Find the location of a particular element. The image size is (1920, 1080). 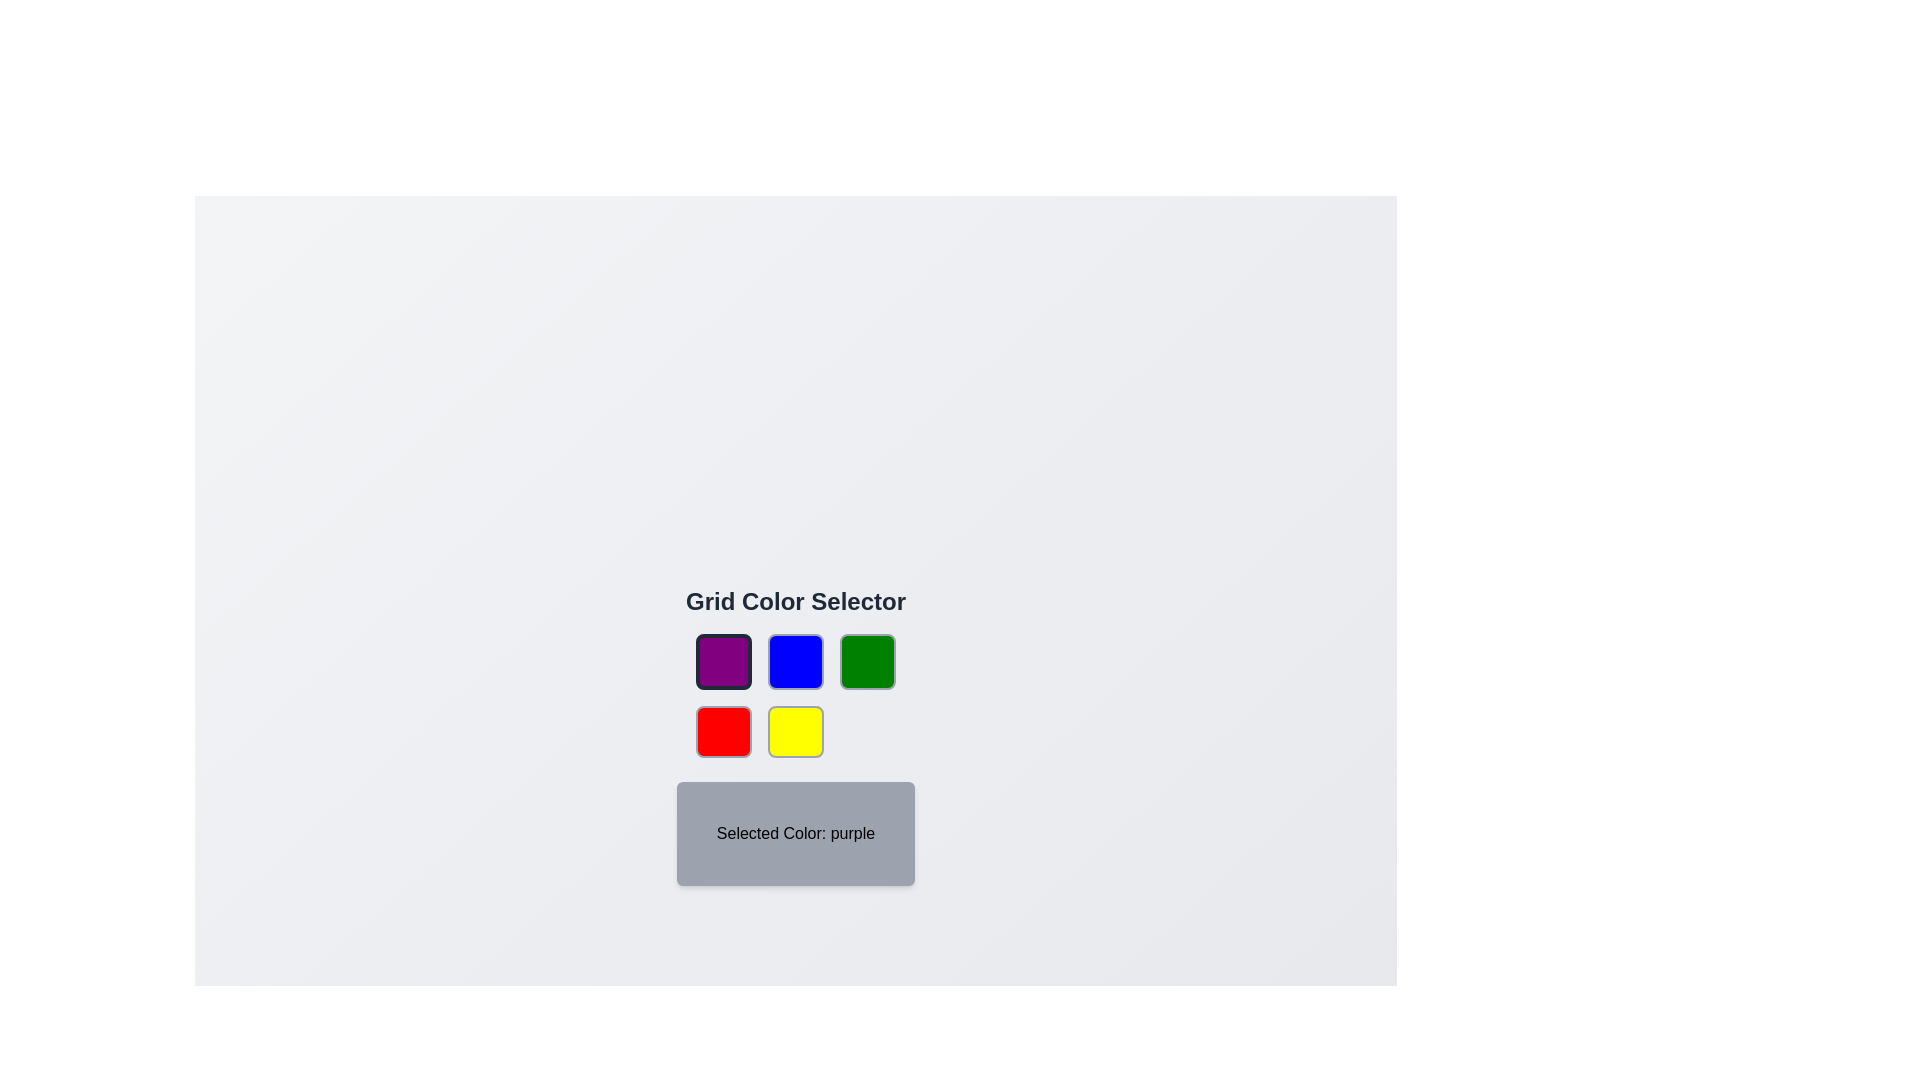

the color button corresponding to green is located at coordinates (868, 662).